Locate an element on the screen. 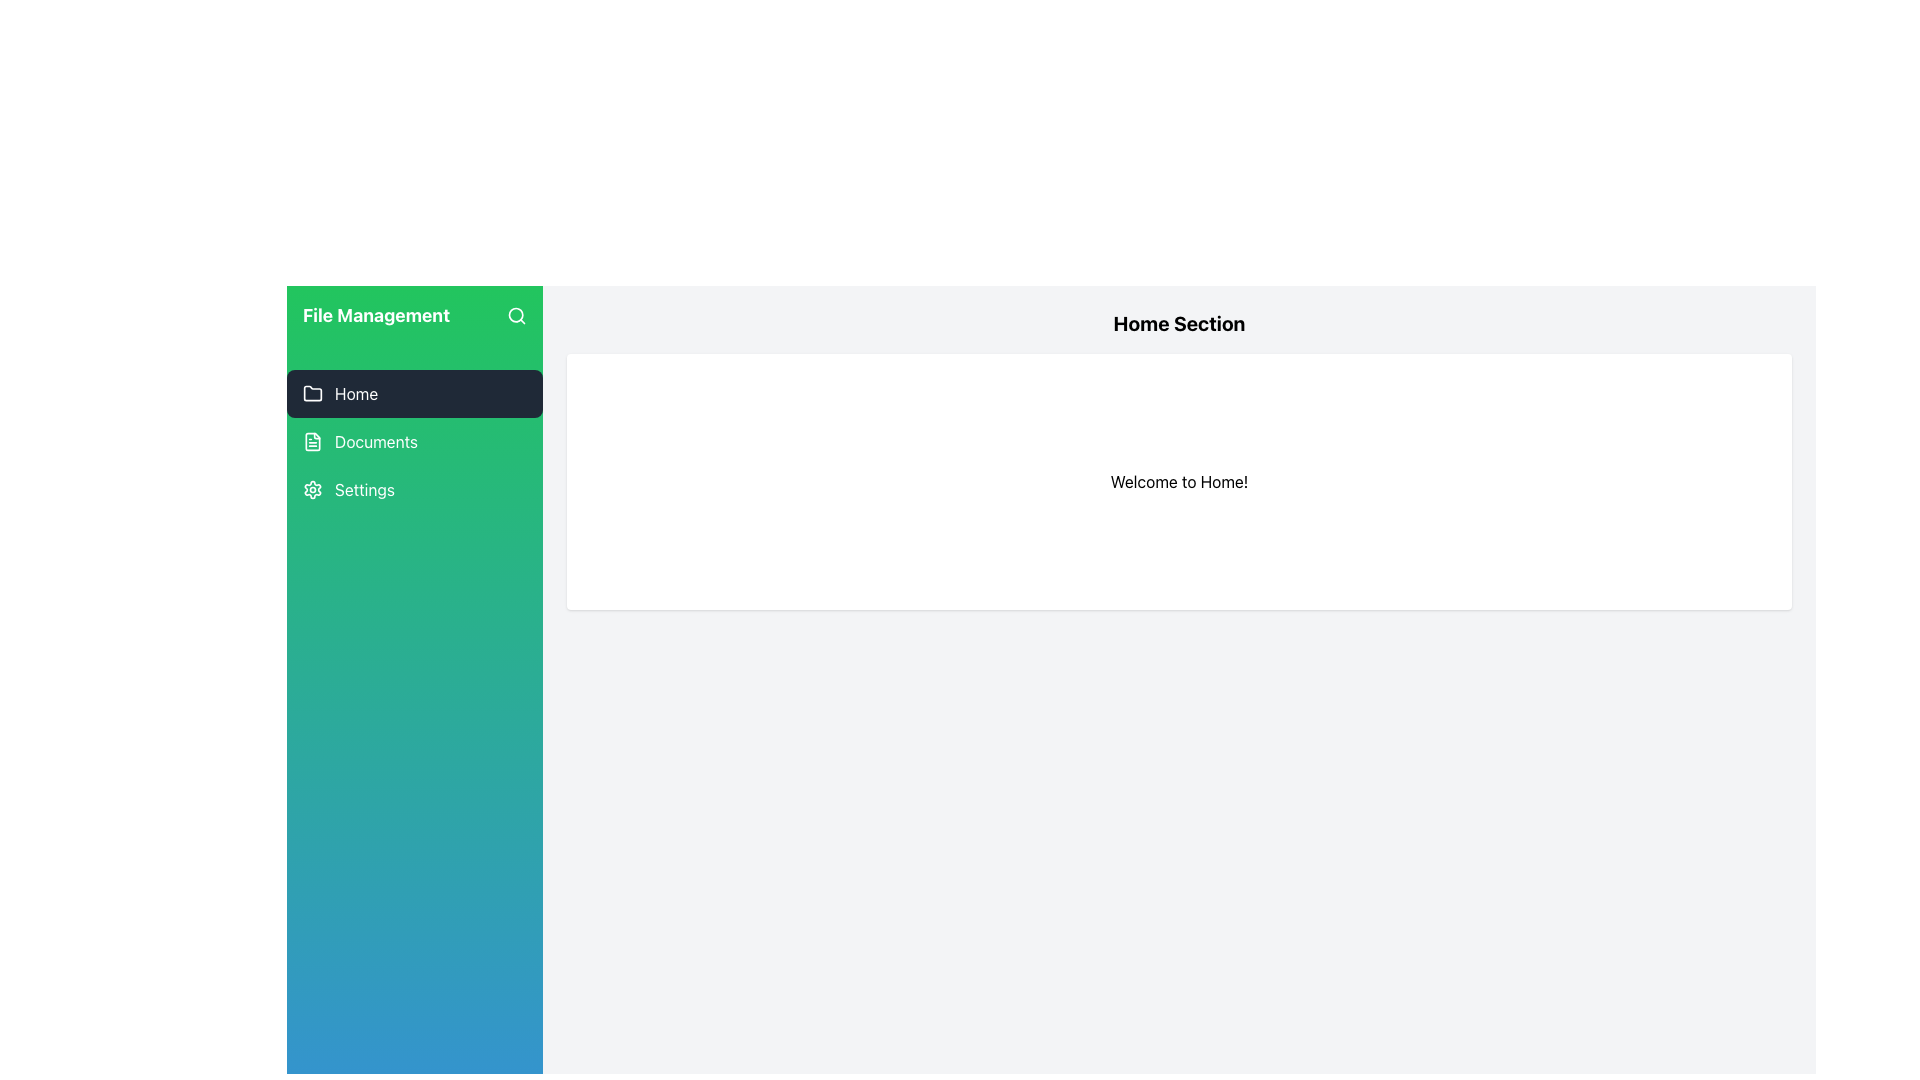 Image resolution: width=1920 pixels, height=1080 pixels. the 'Documents' menu item icon, which is a white document icon on a green gradient background, located in the vertical navigation menu on the left is located at coordinates (311, 441).